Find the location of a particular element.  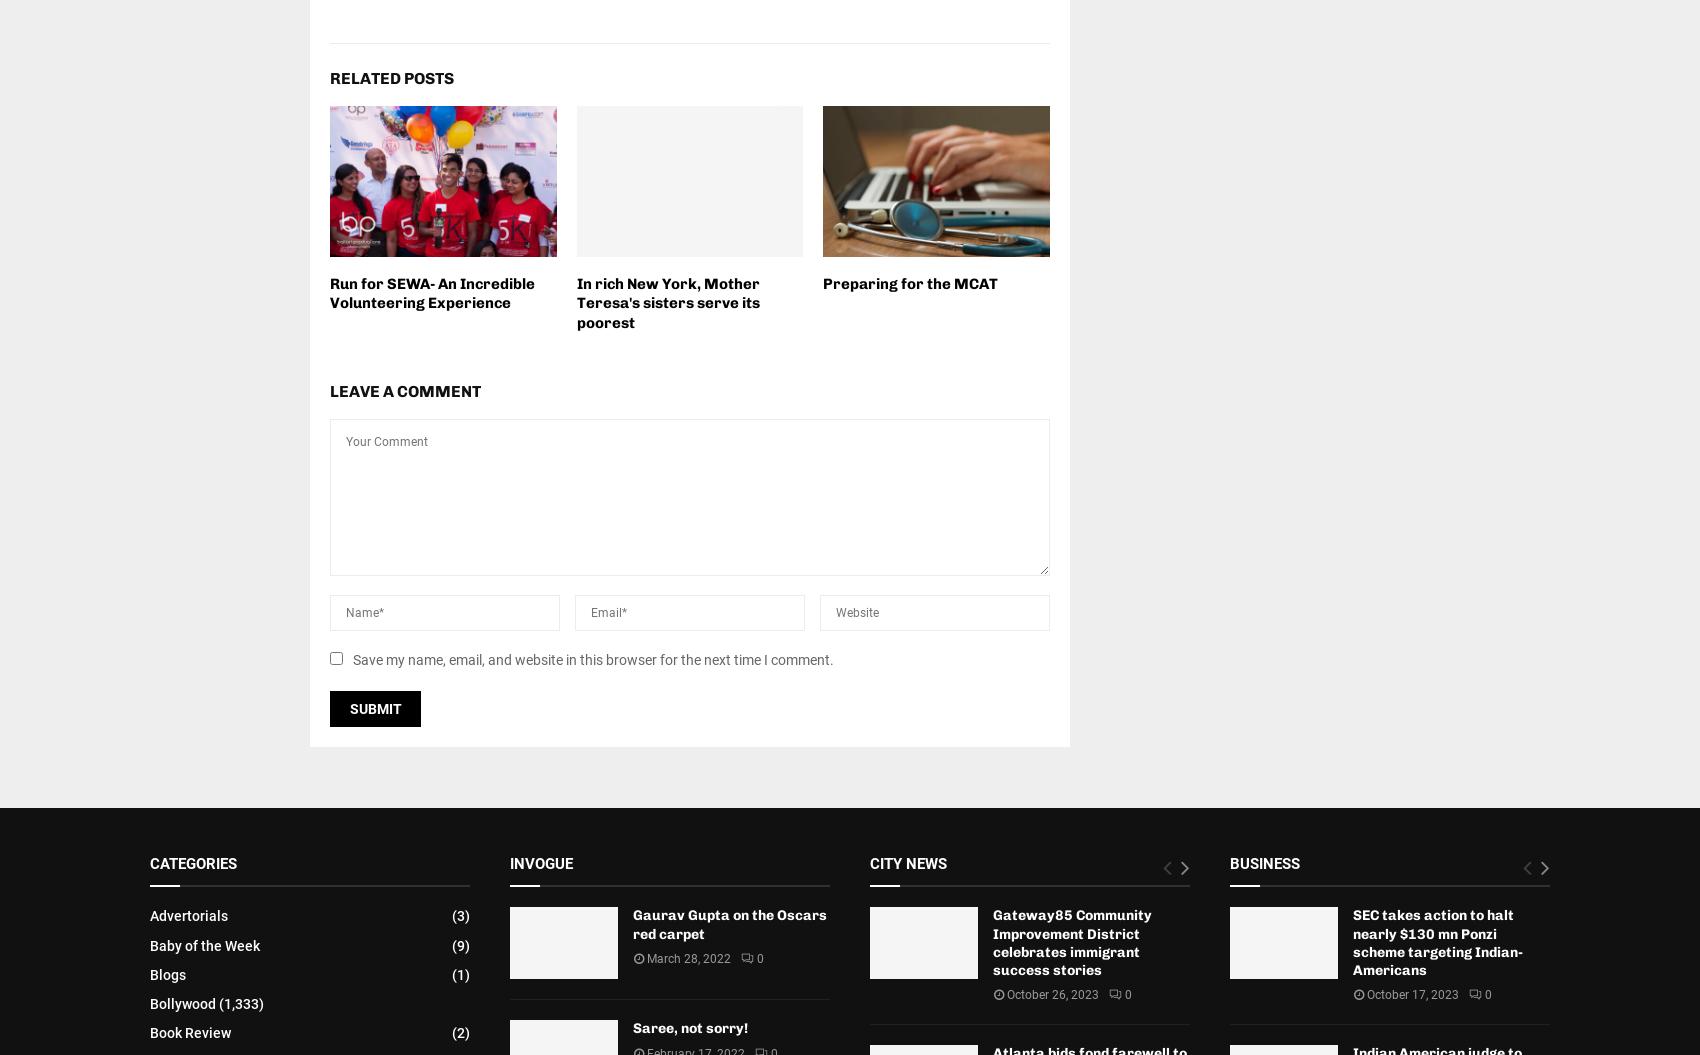

'(3)' is located at coordinates (461, 914).